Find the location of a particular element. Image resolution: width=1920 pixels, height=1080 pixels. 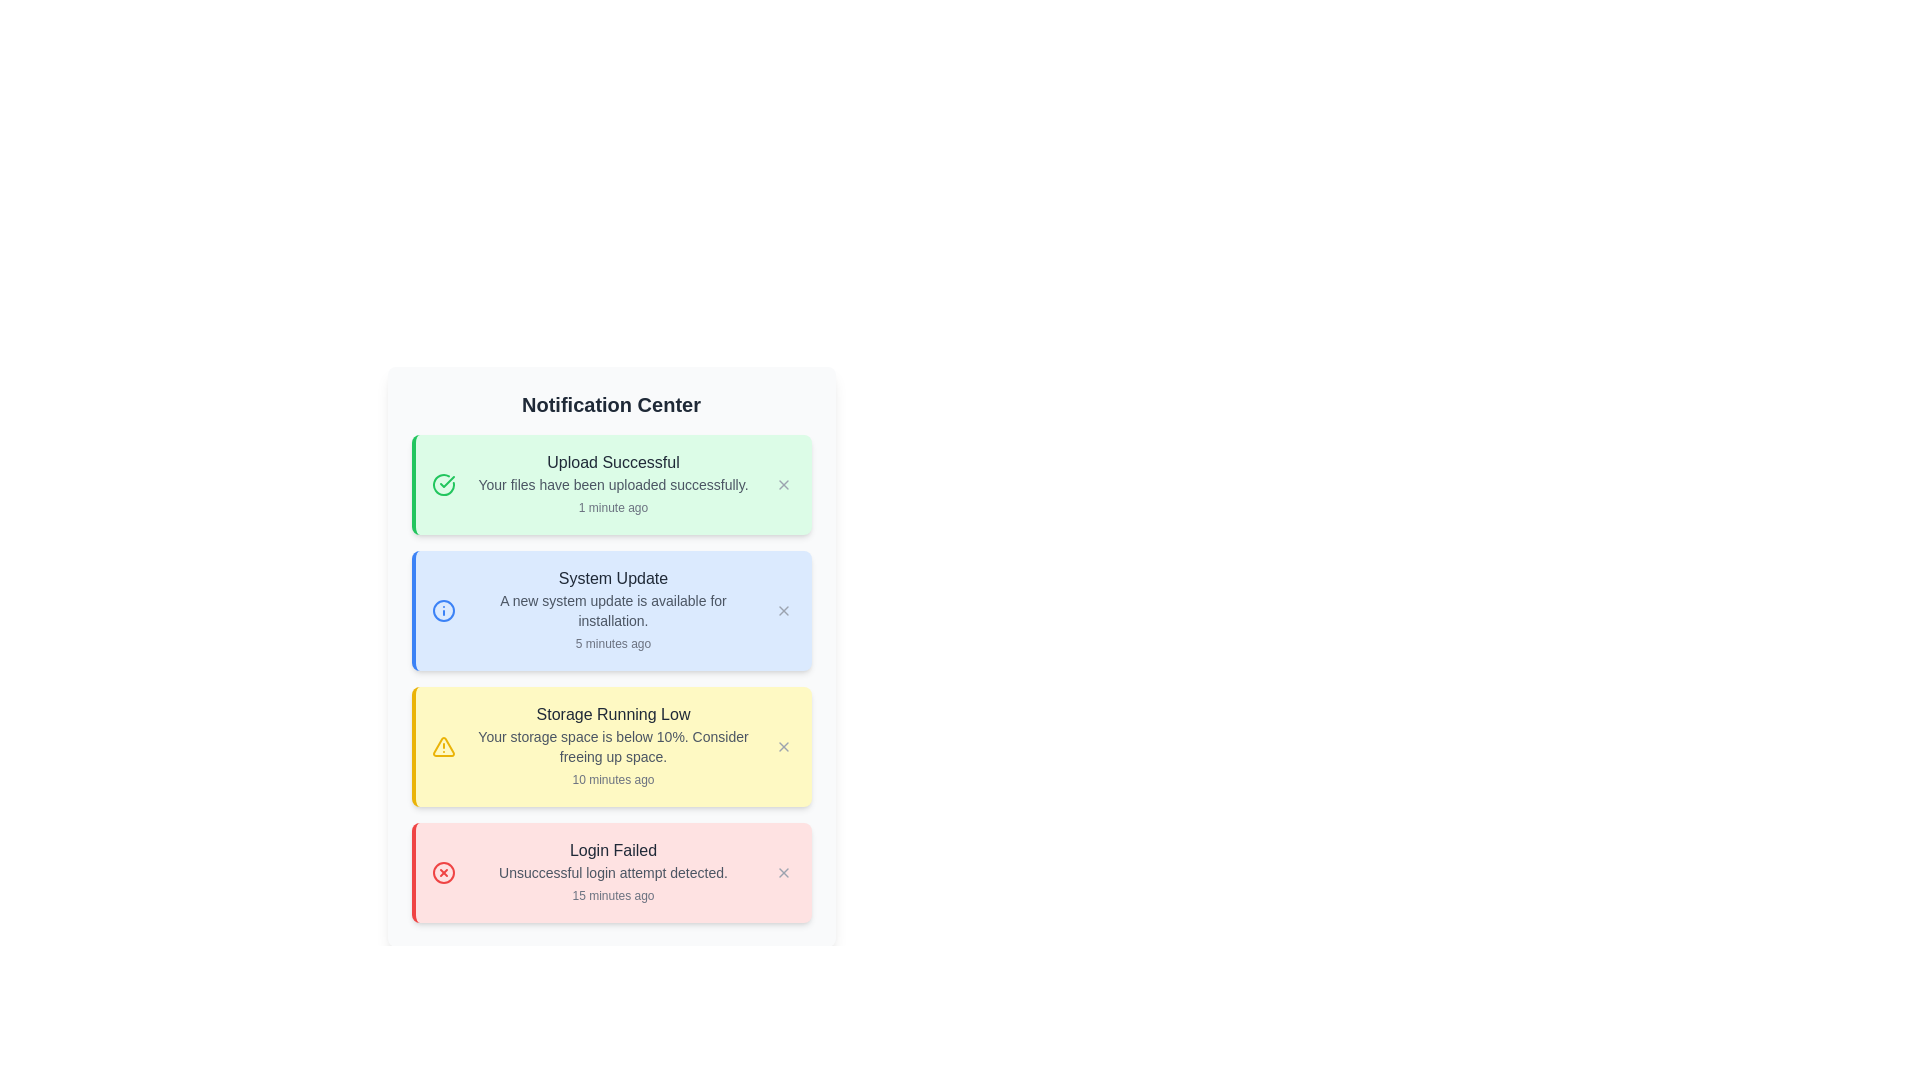

the timestamp text label located at the bottom-right corner of the first notification card beneath the descriptive text 'Your files have been uploaded successfully.' to include it in a timestamp-related functionality is located at coordinates (612, 507).